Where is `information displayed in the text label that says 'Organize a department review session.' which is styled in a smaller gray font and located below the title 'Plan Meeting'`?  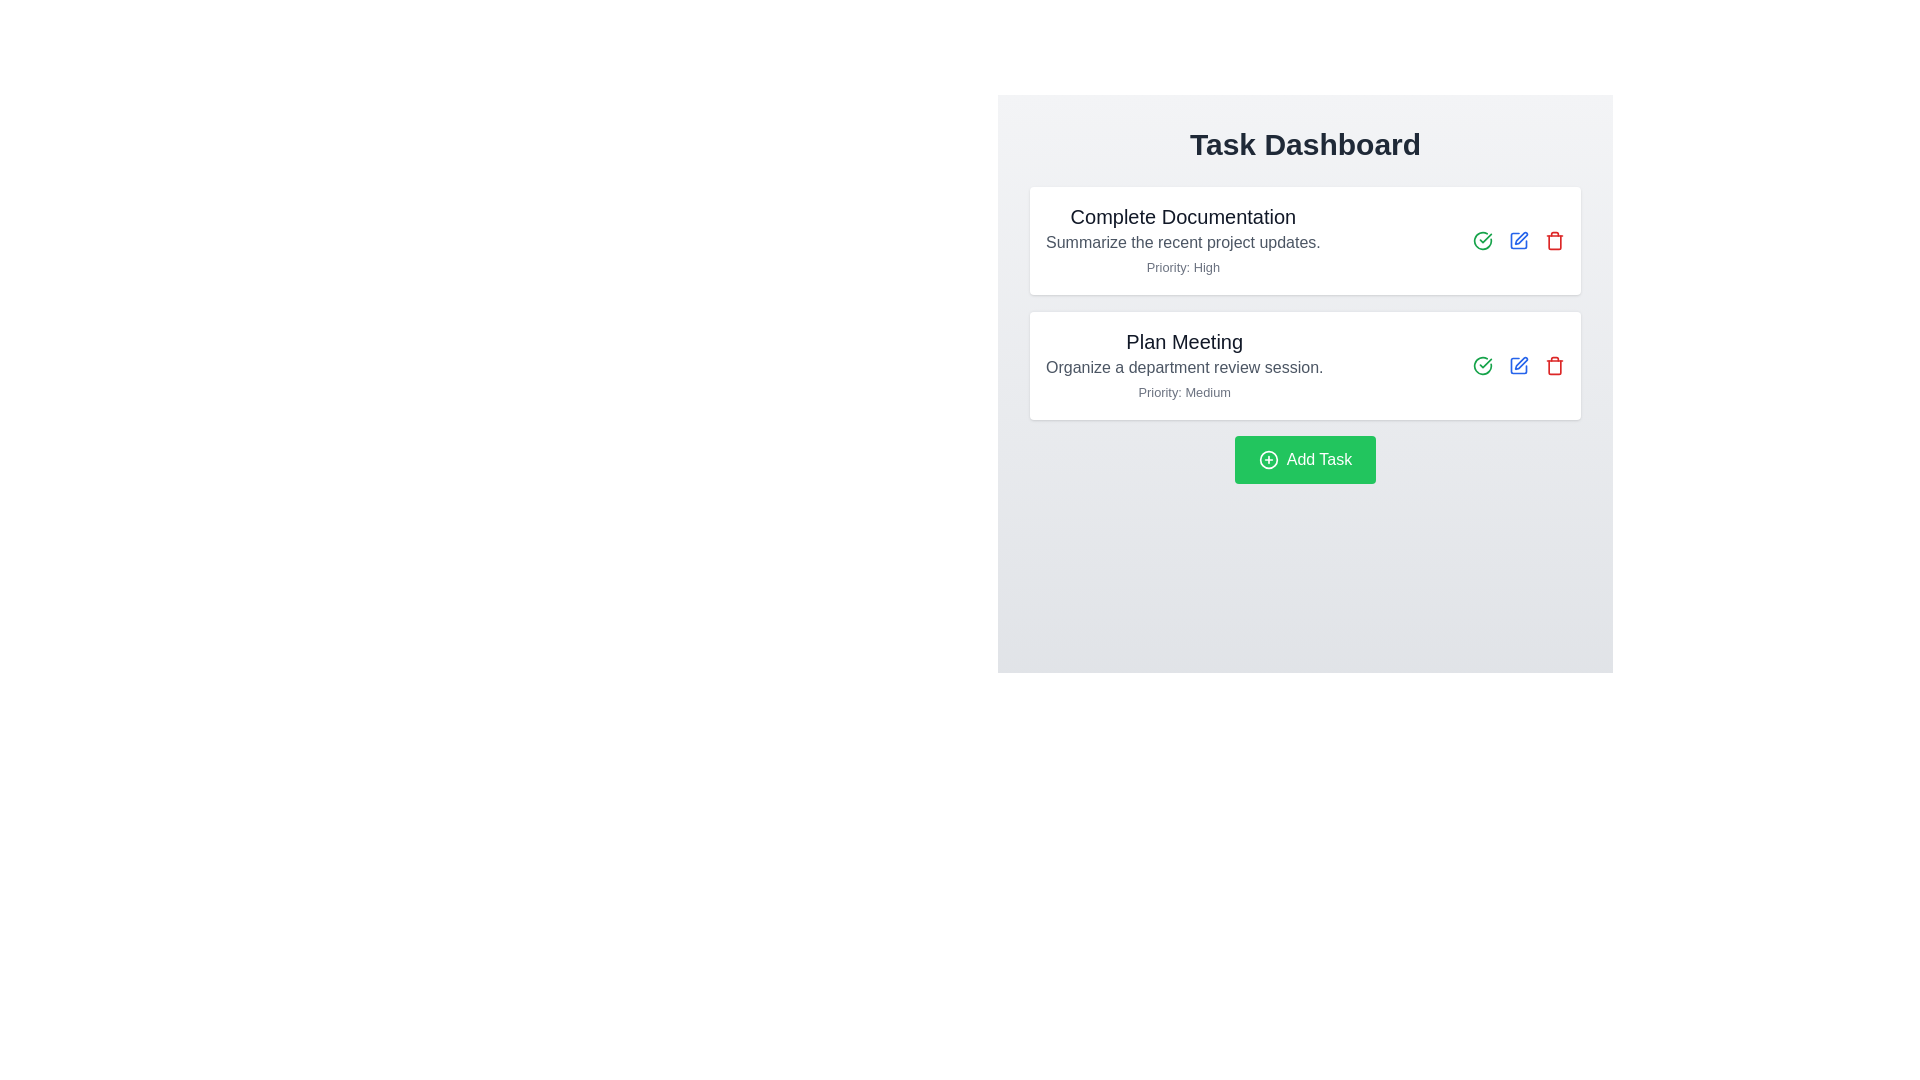 information displayed in the text label that says 'Organize a department review session.' which is styled in a smaller gray font and located below the title 'Plan Meeting' is located at coordinates (1184, 367).